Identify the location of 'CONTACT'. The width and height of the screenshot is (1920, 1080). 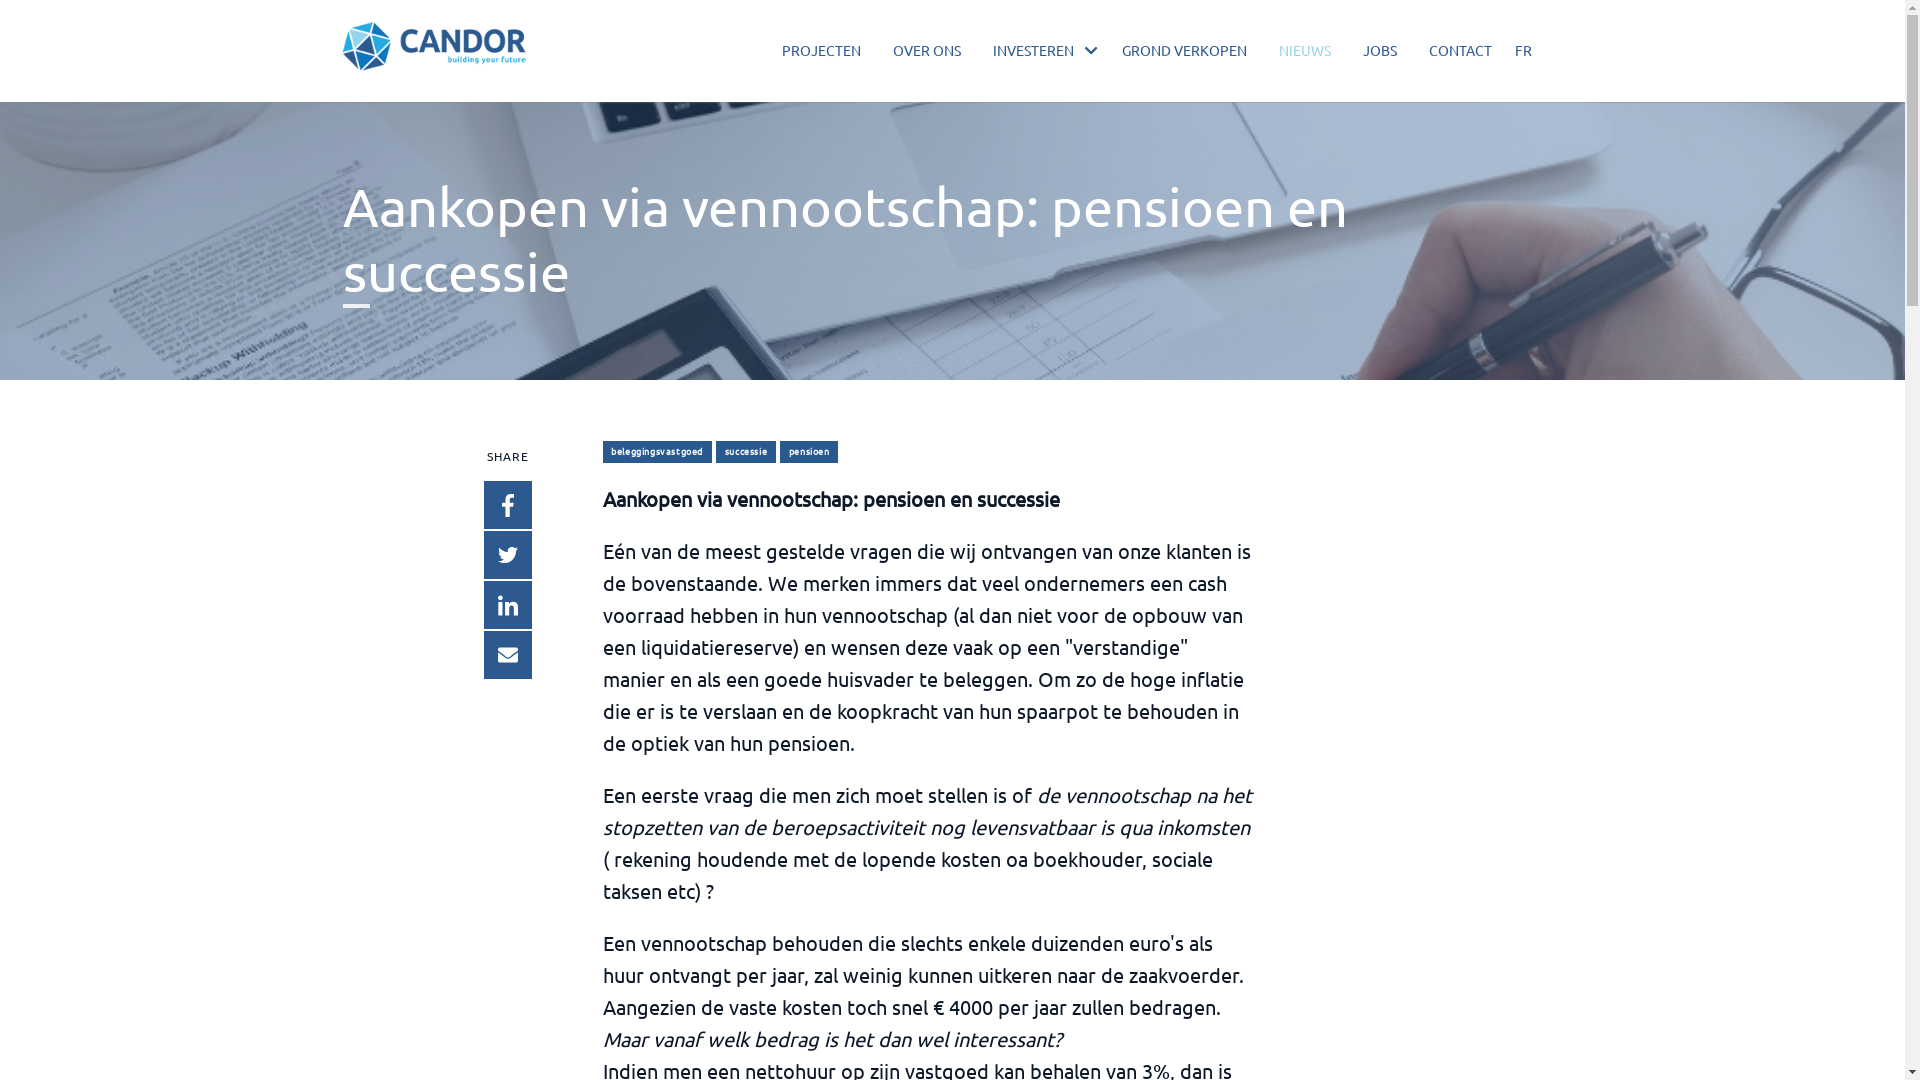
(1460, 49).